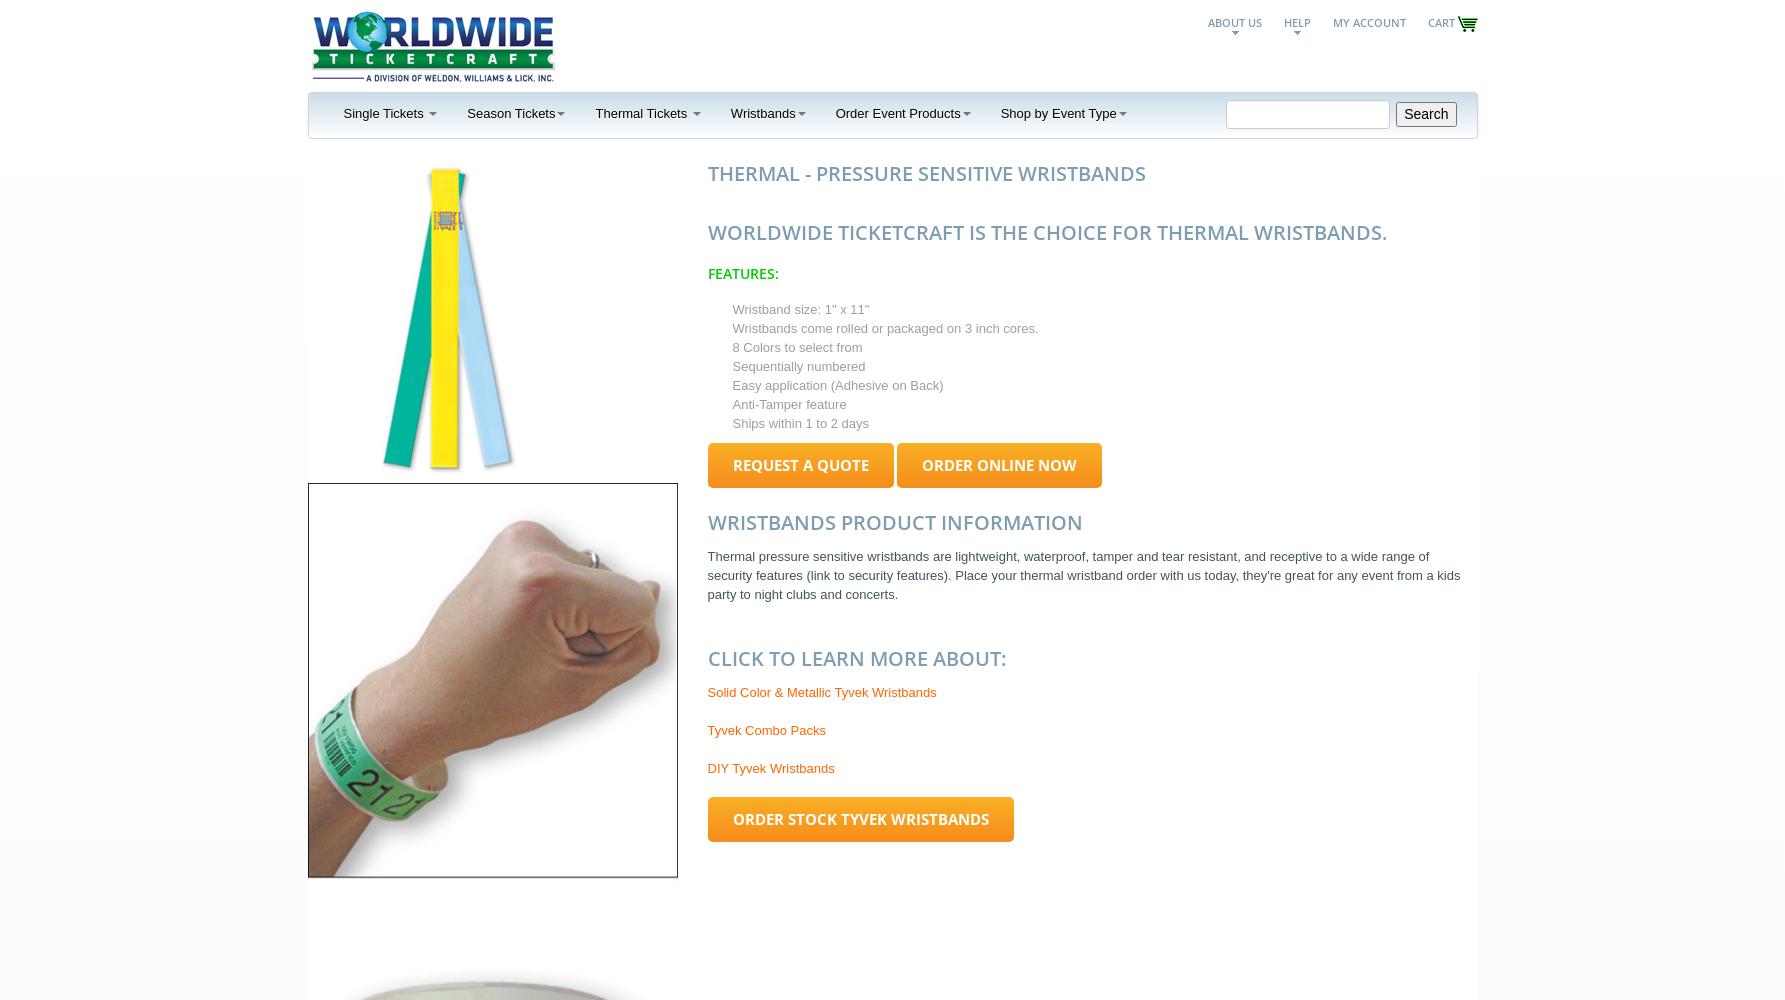 The image size is (1785, 1000). Describe the element at coordinates (856, 657) in the screenshot. I see `'Click to Learn more about:'` at that location.